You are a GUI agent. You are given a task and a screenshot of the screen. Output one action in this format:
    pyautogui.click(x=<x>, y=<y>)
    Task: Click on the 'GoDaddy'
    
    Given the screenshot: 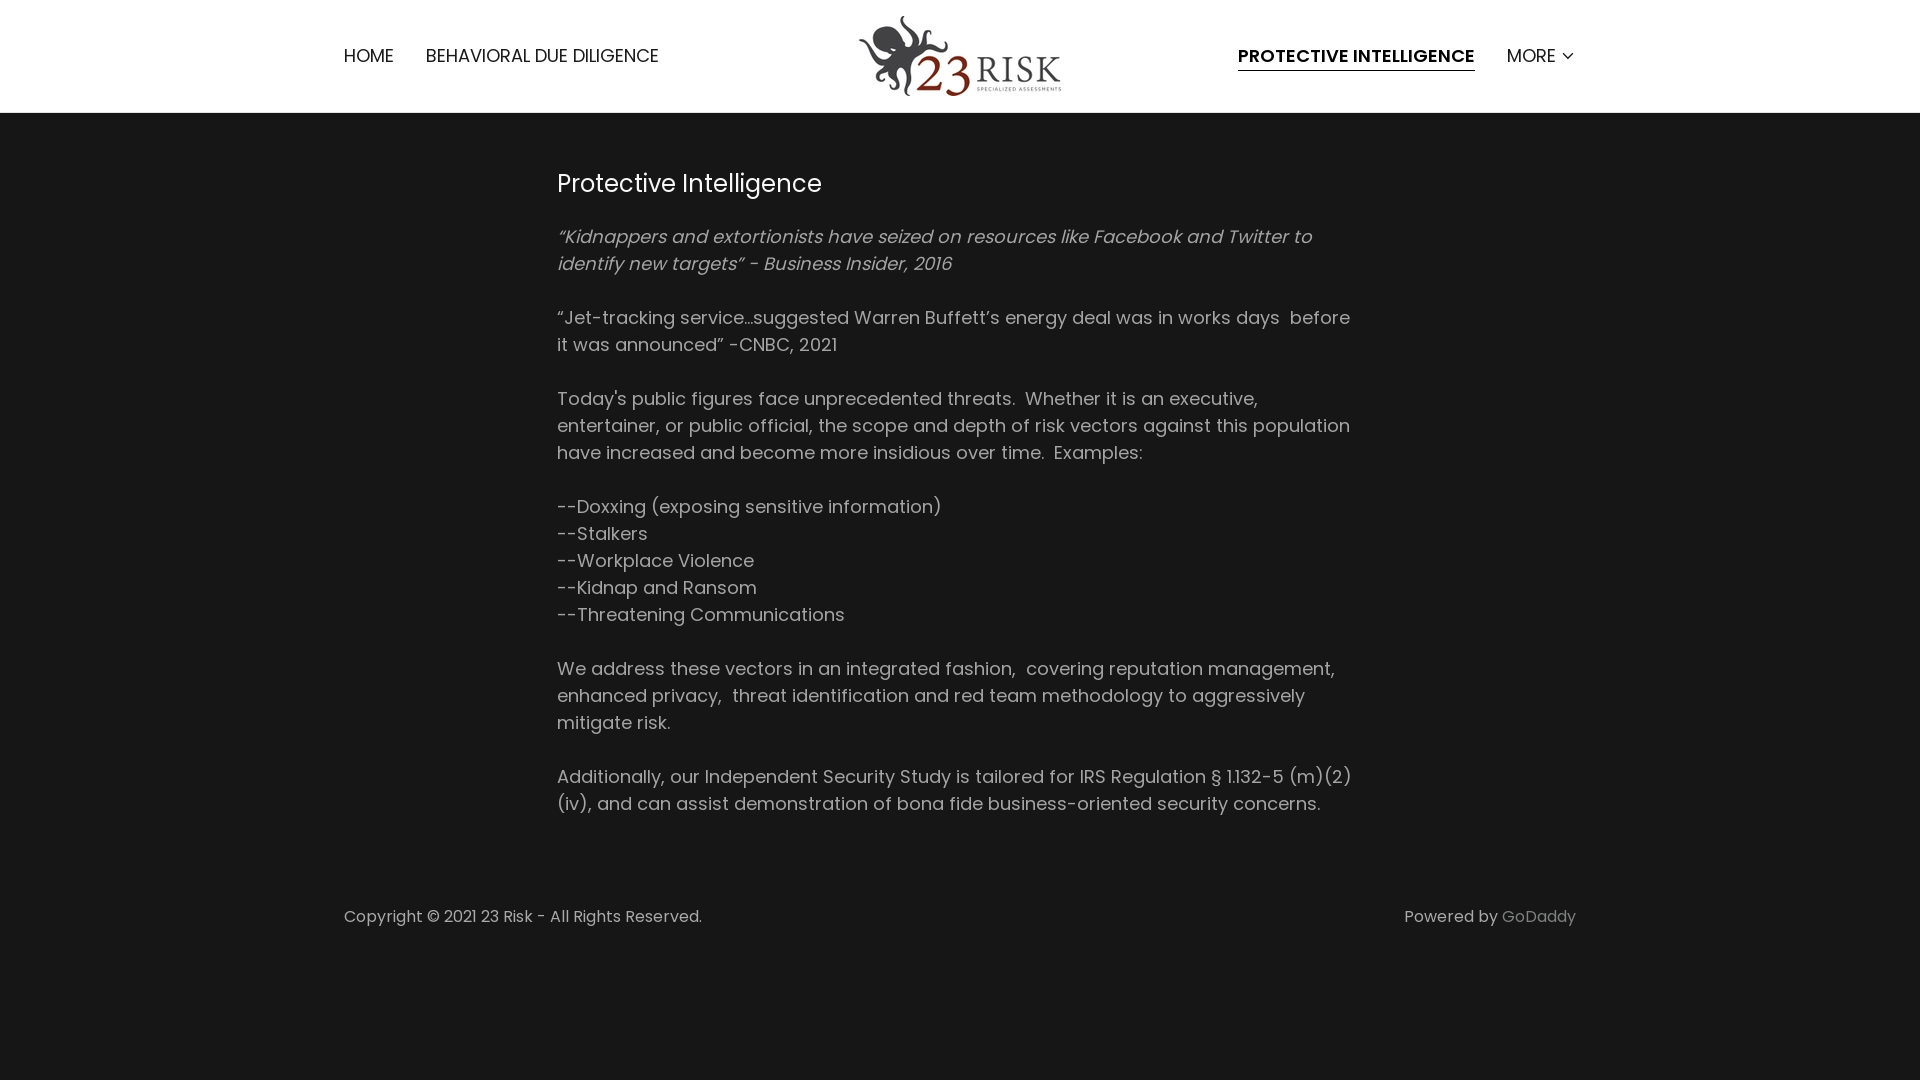 What is the action you would take?
    pyautogui.click(x=1538, y=916)
    